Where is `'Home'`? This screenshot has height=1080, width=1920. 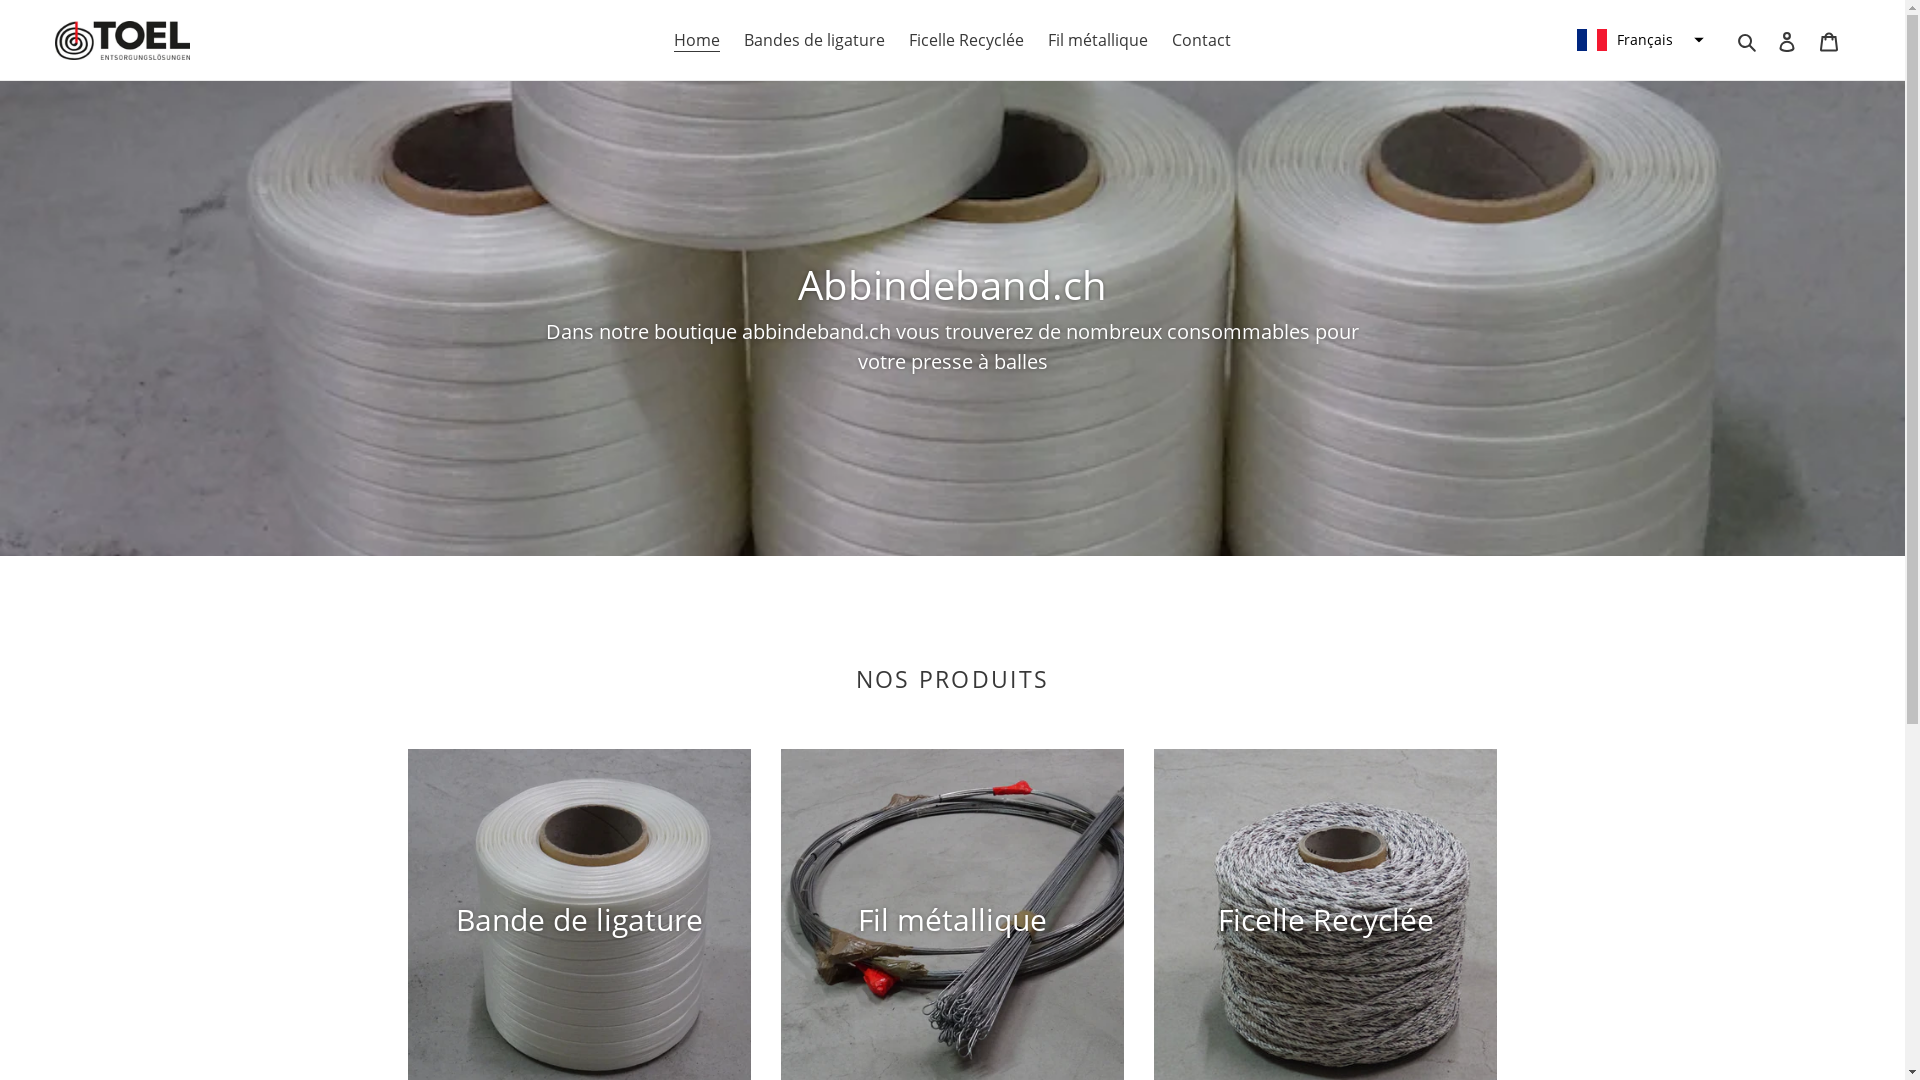
'Home' is located at coordinates (663, 39).